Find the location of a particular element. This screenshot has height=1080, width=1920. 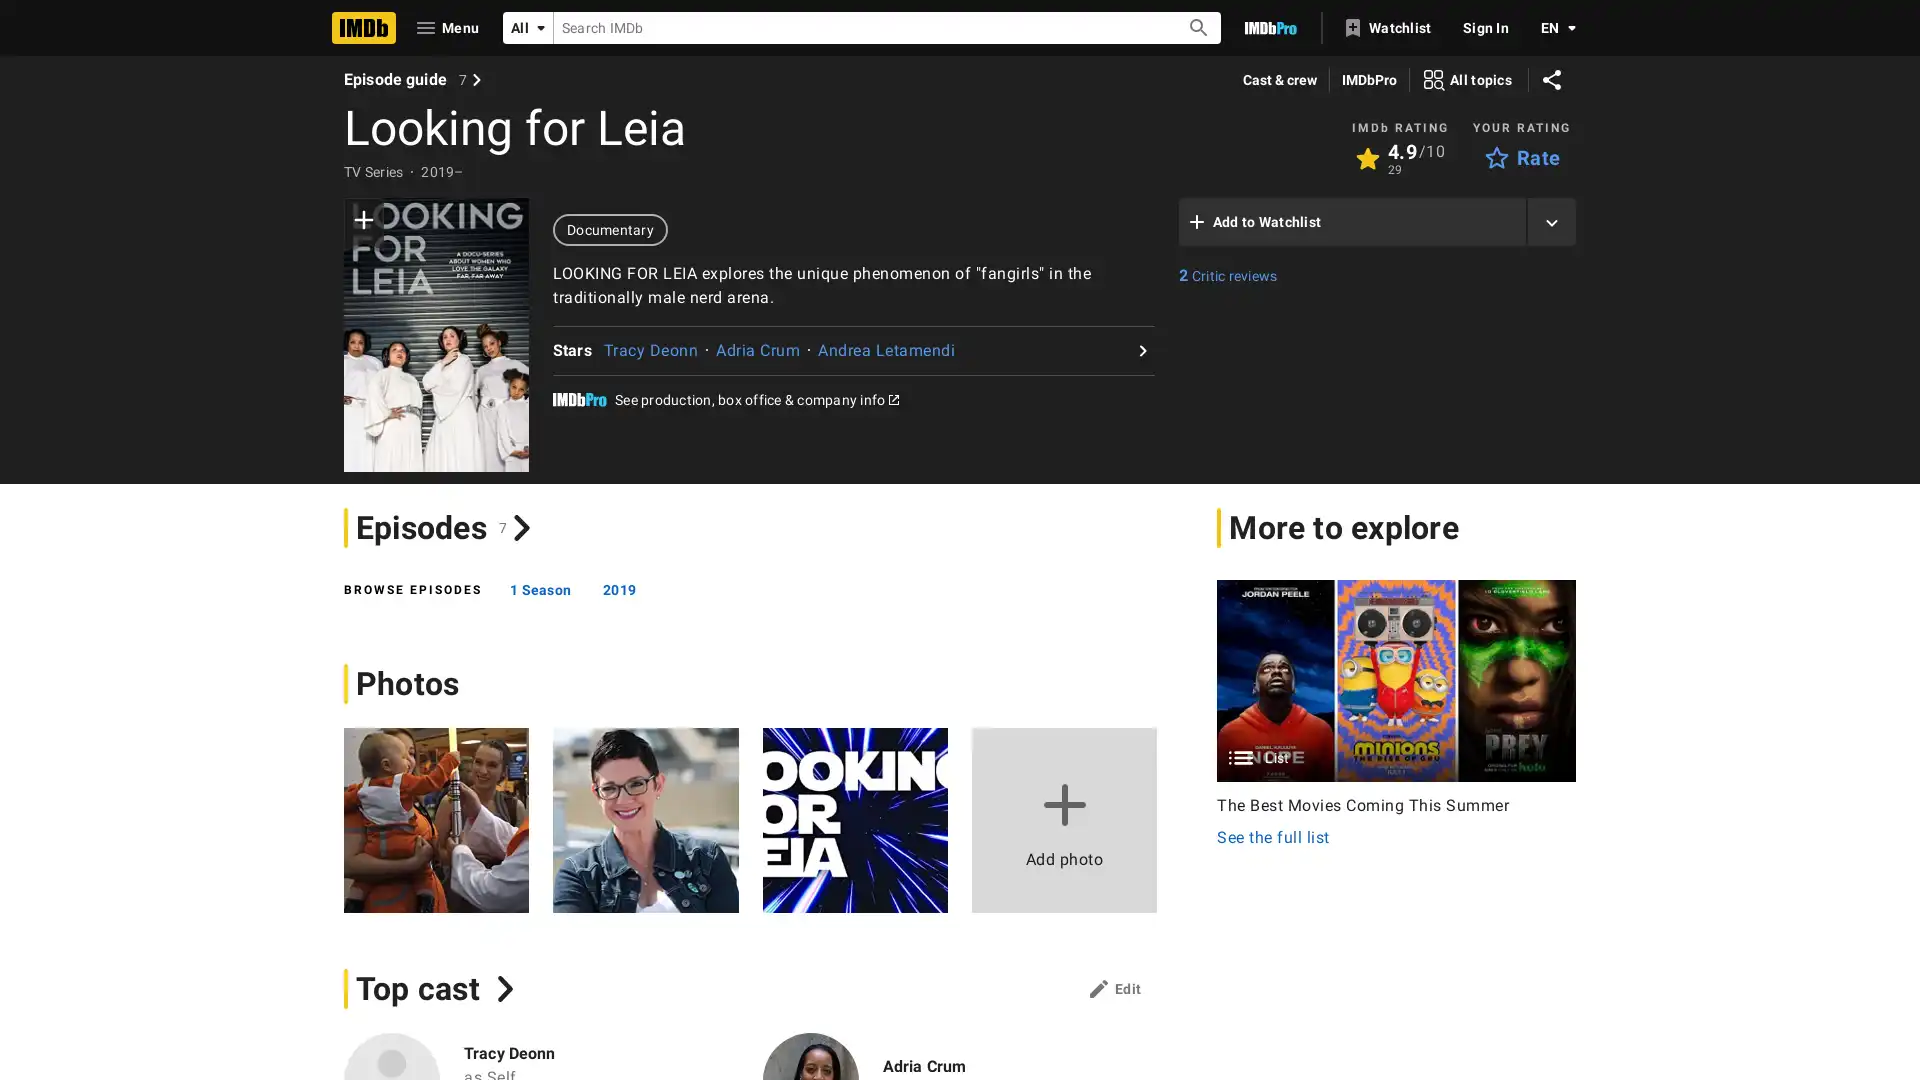

View User Ratings is located at coordinates (1399, 157).